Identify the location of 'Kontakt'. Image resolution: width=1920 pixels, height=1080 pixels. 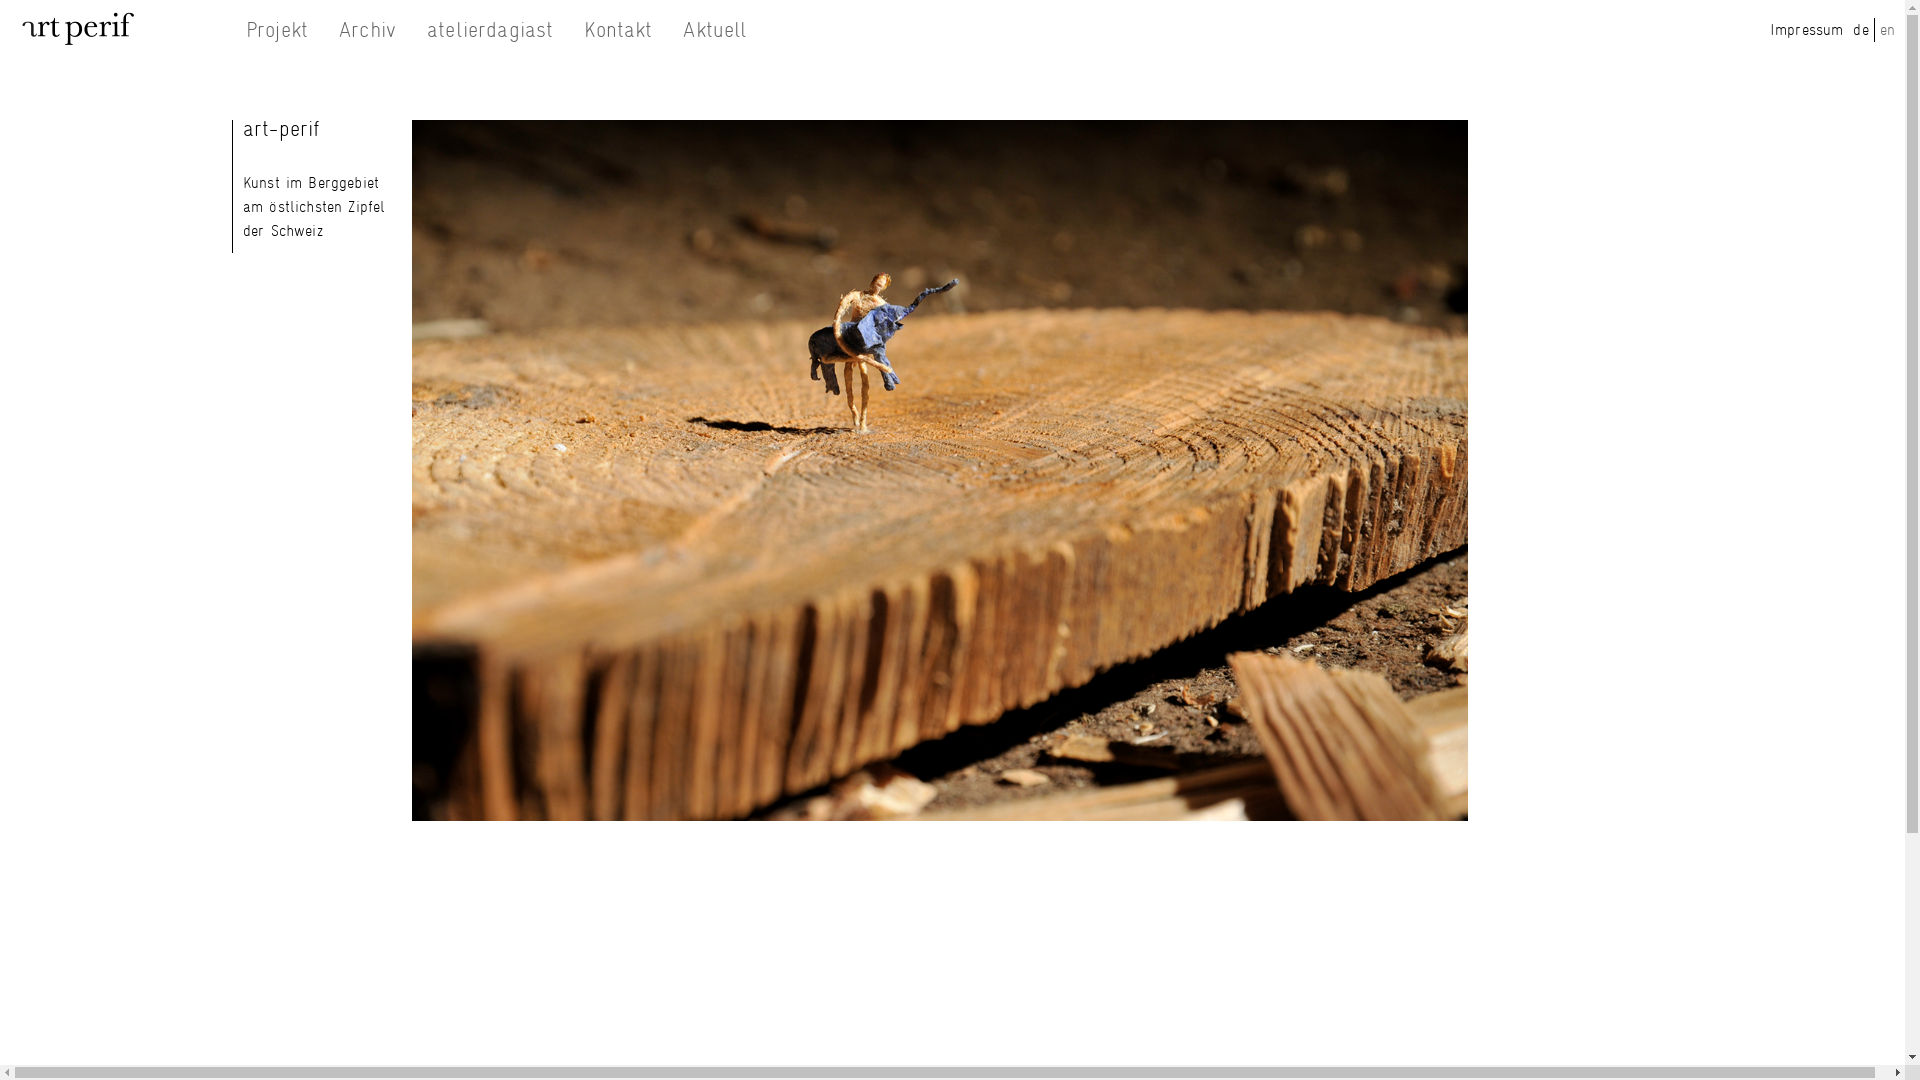
(617, 29).